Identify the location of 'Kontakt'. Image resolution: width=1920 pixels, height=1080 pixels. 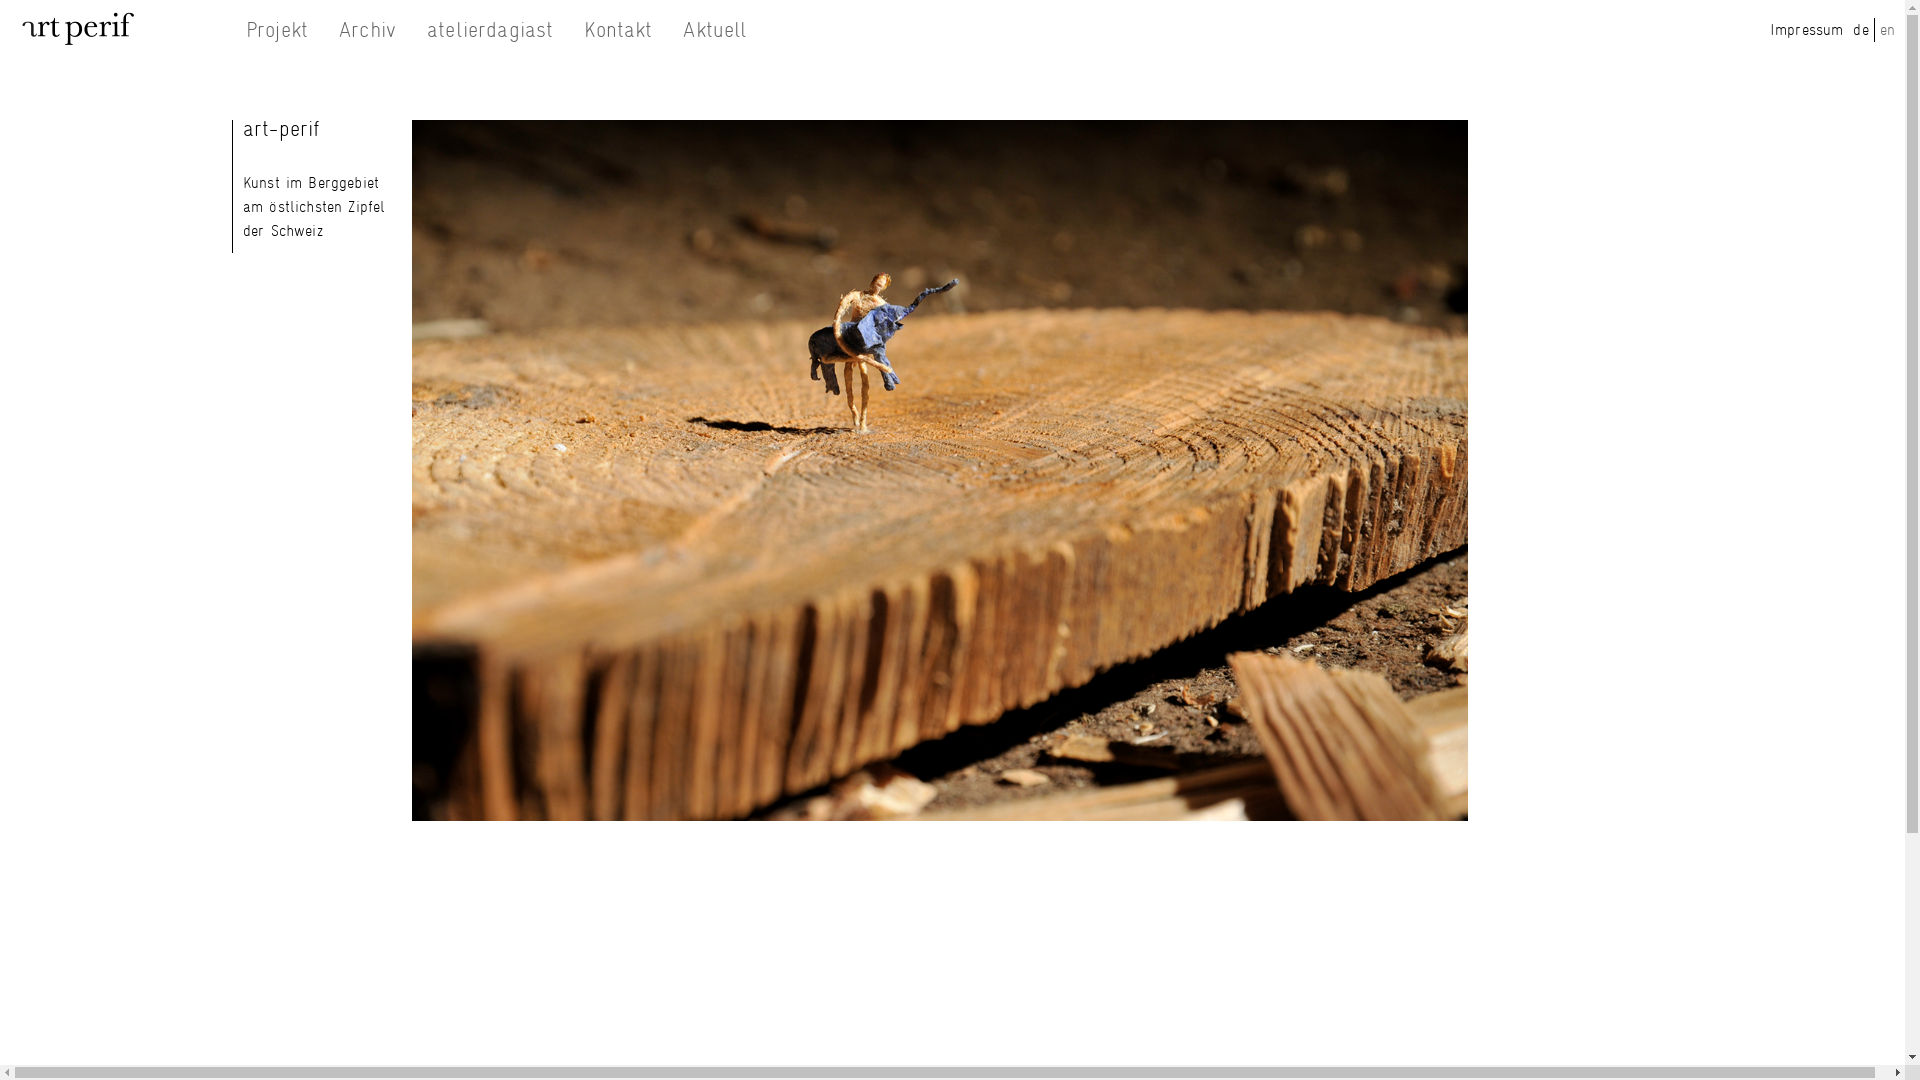
(617, 29).